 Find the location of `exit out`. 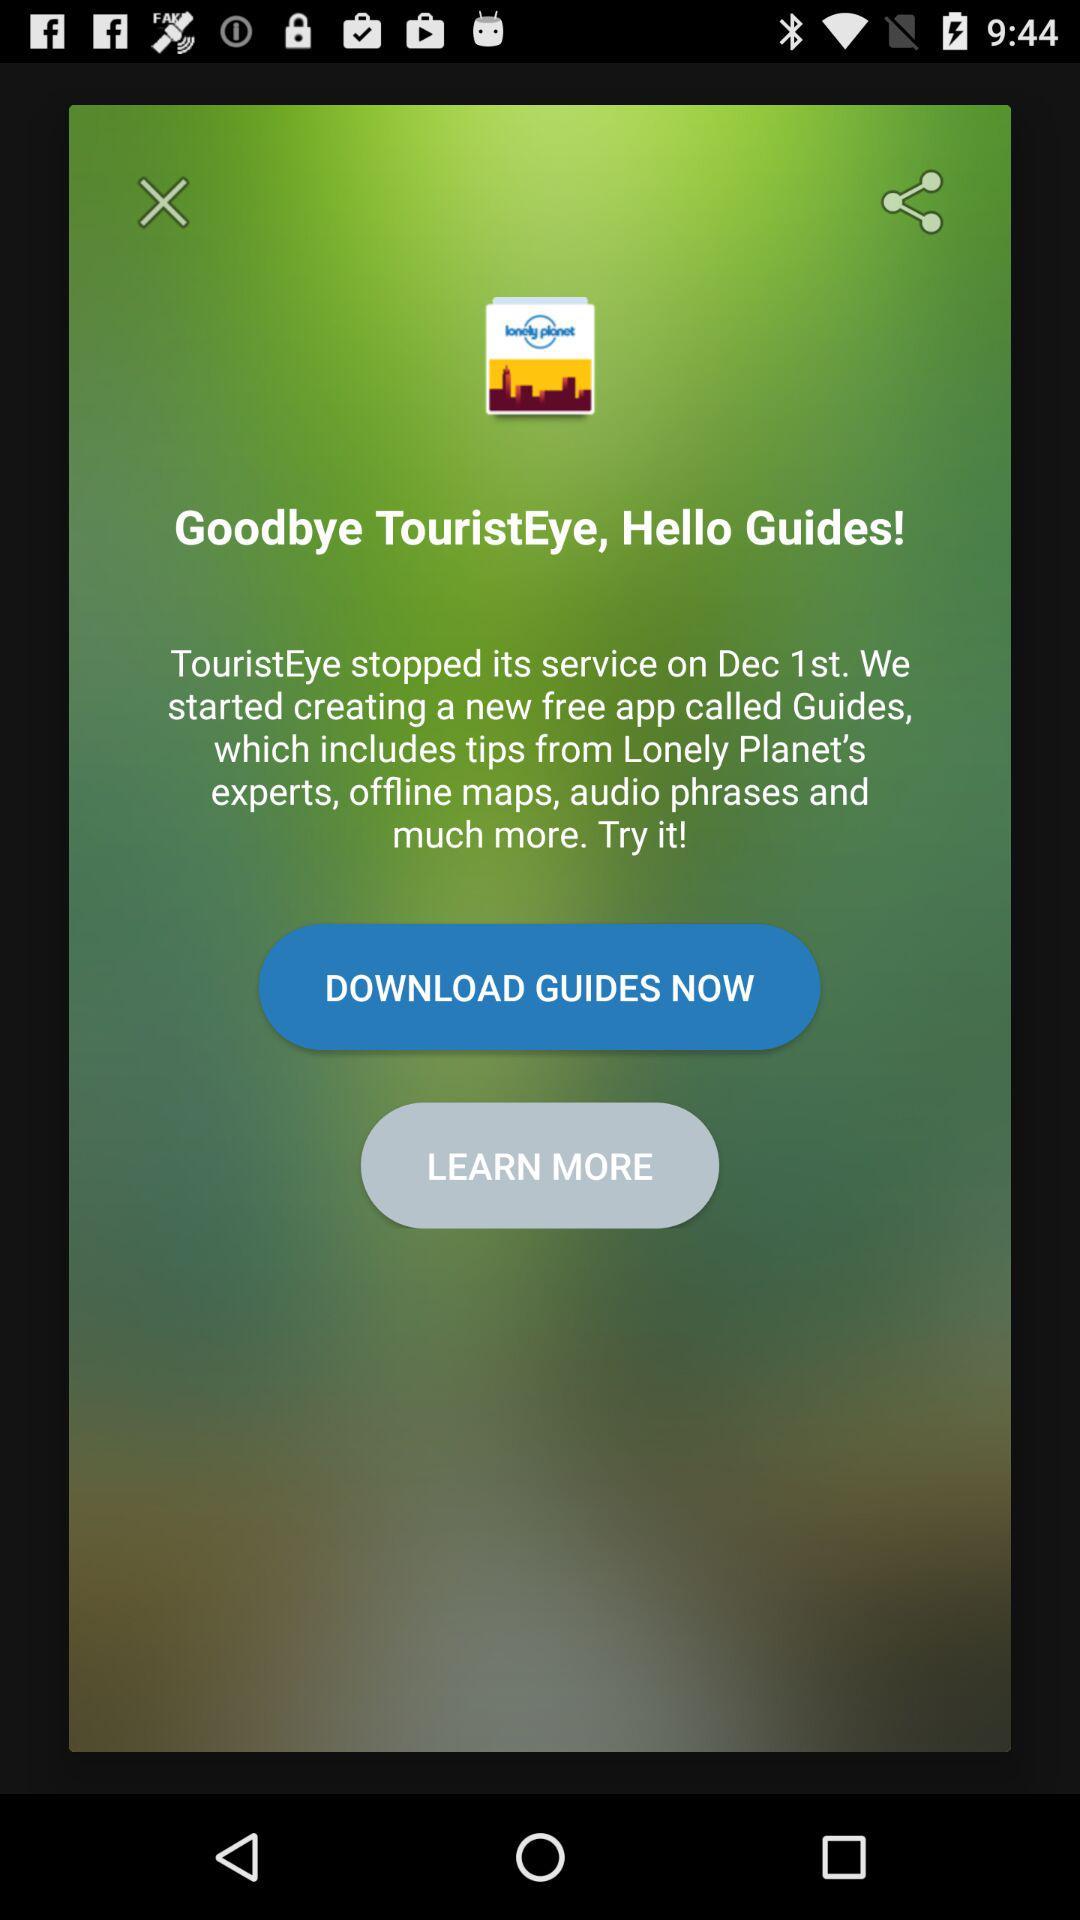

exit out is located at coordinates (162, 202).